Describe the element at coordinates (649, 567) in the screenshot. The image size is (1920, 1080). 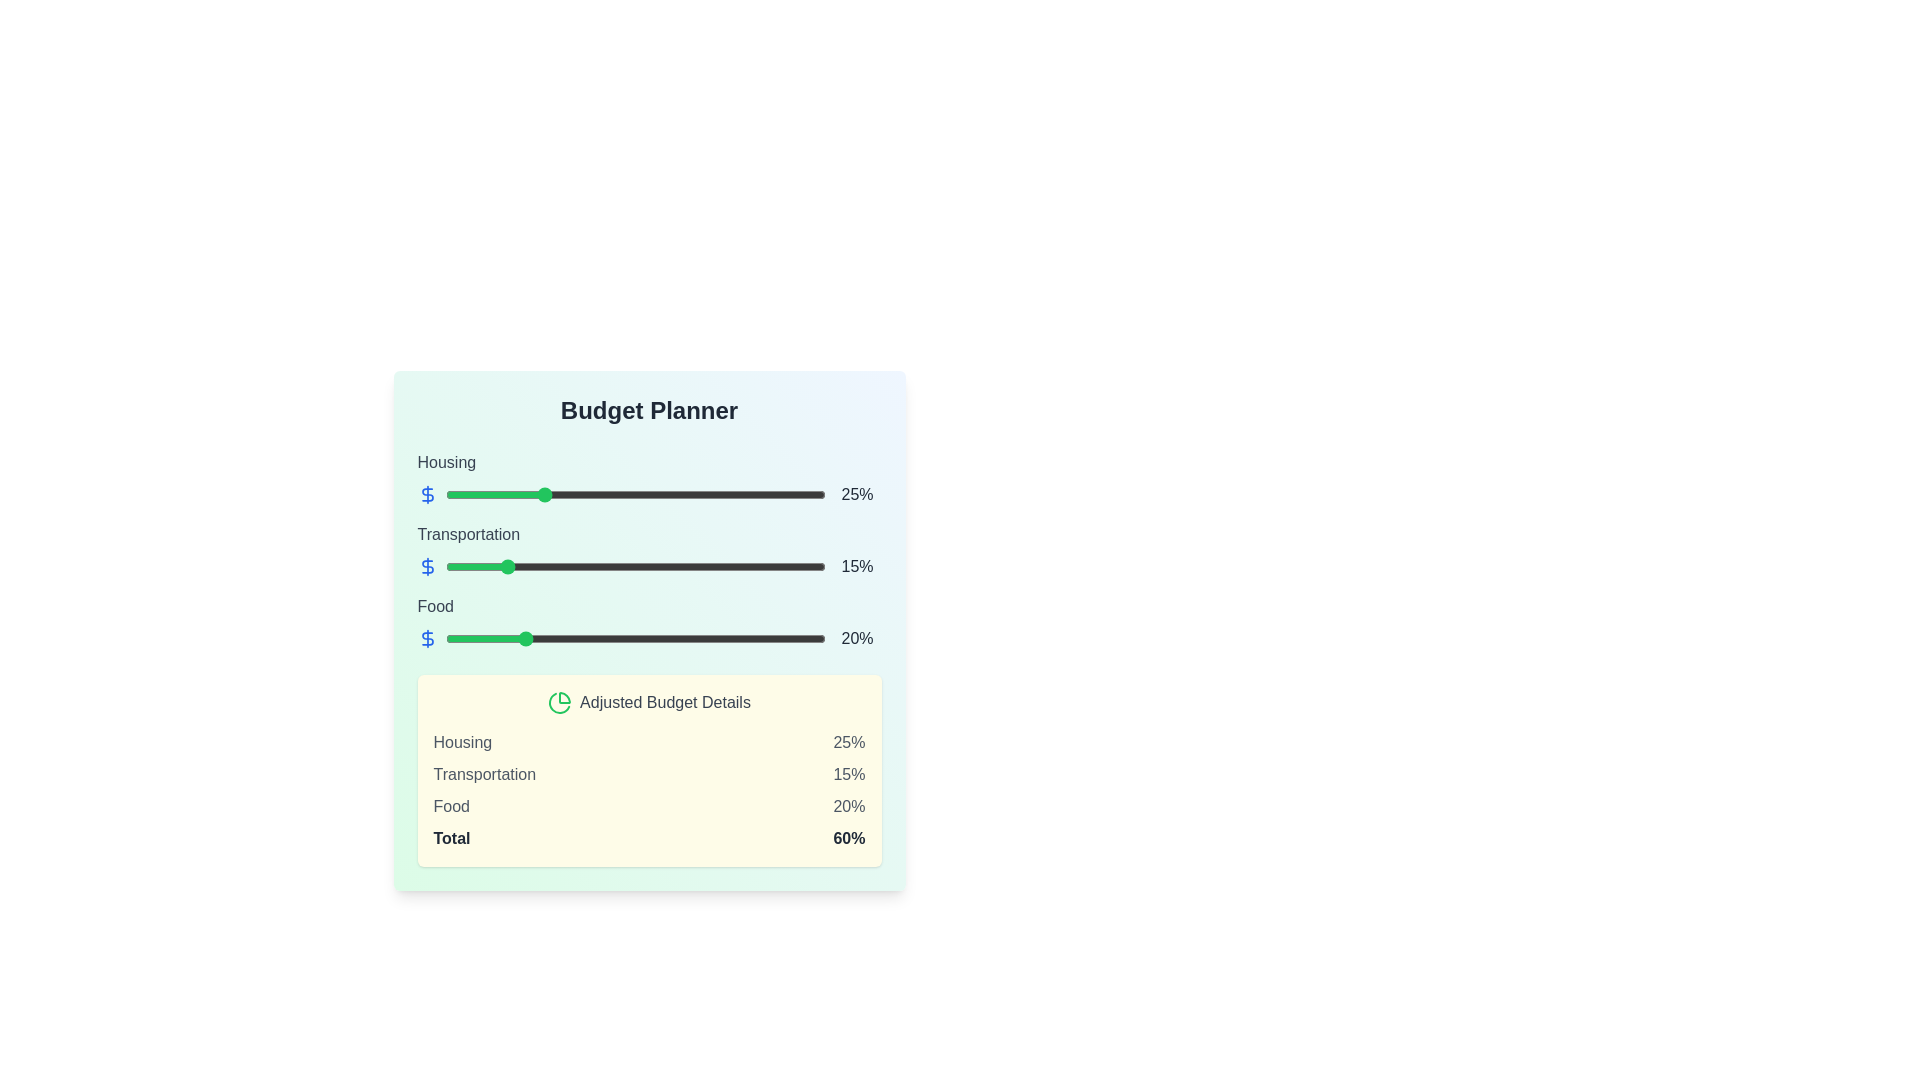
I see `percentage value displayed as '15%' on the text label located at the rightmost end of the horizontal slider in the 'Transportation' section` at that location.